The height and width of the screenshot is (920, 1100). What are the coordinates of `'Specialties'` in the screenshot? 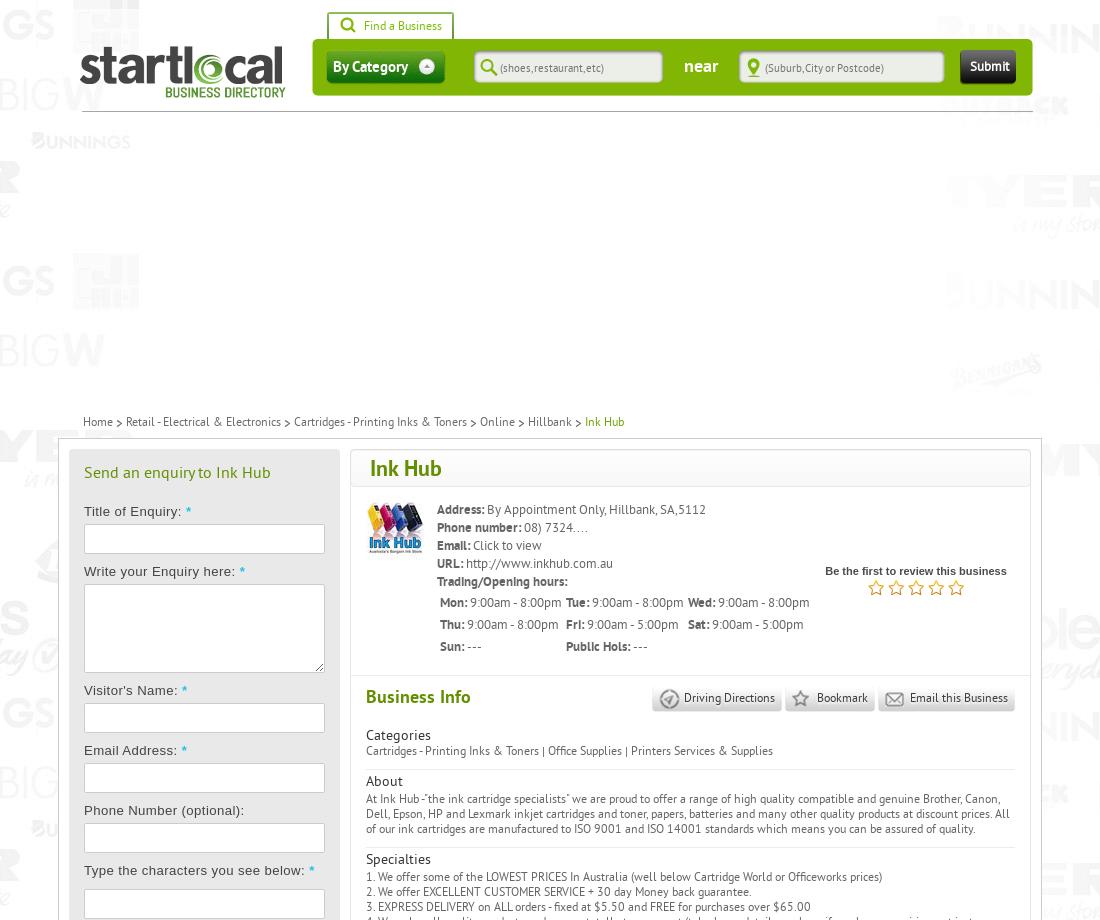 It's located at (398, 858).